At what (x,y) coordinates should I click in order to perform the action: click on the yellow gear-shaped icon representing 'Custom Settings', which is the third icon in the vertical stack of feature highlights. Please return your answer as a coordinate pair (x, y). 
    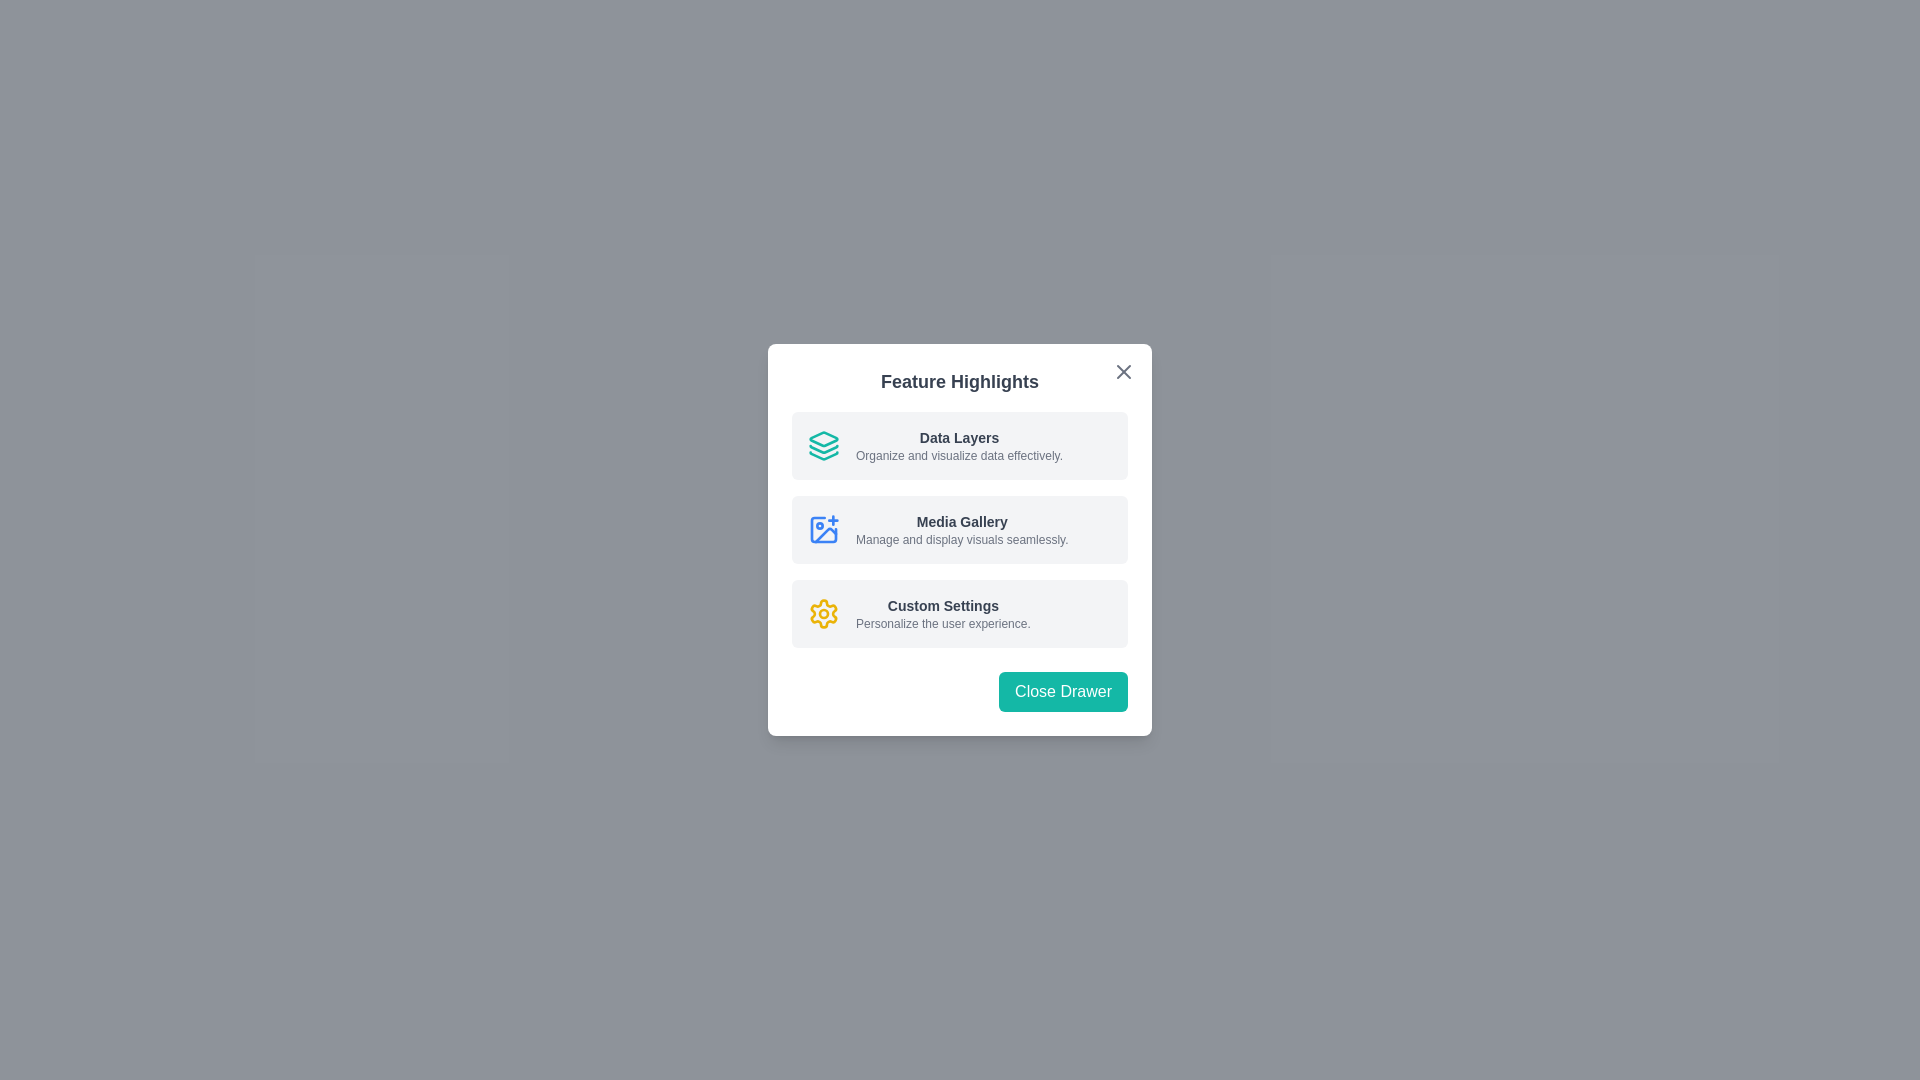
    Looking at the image, I should click on (824, 612).